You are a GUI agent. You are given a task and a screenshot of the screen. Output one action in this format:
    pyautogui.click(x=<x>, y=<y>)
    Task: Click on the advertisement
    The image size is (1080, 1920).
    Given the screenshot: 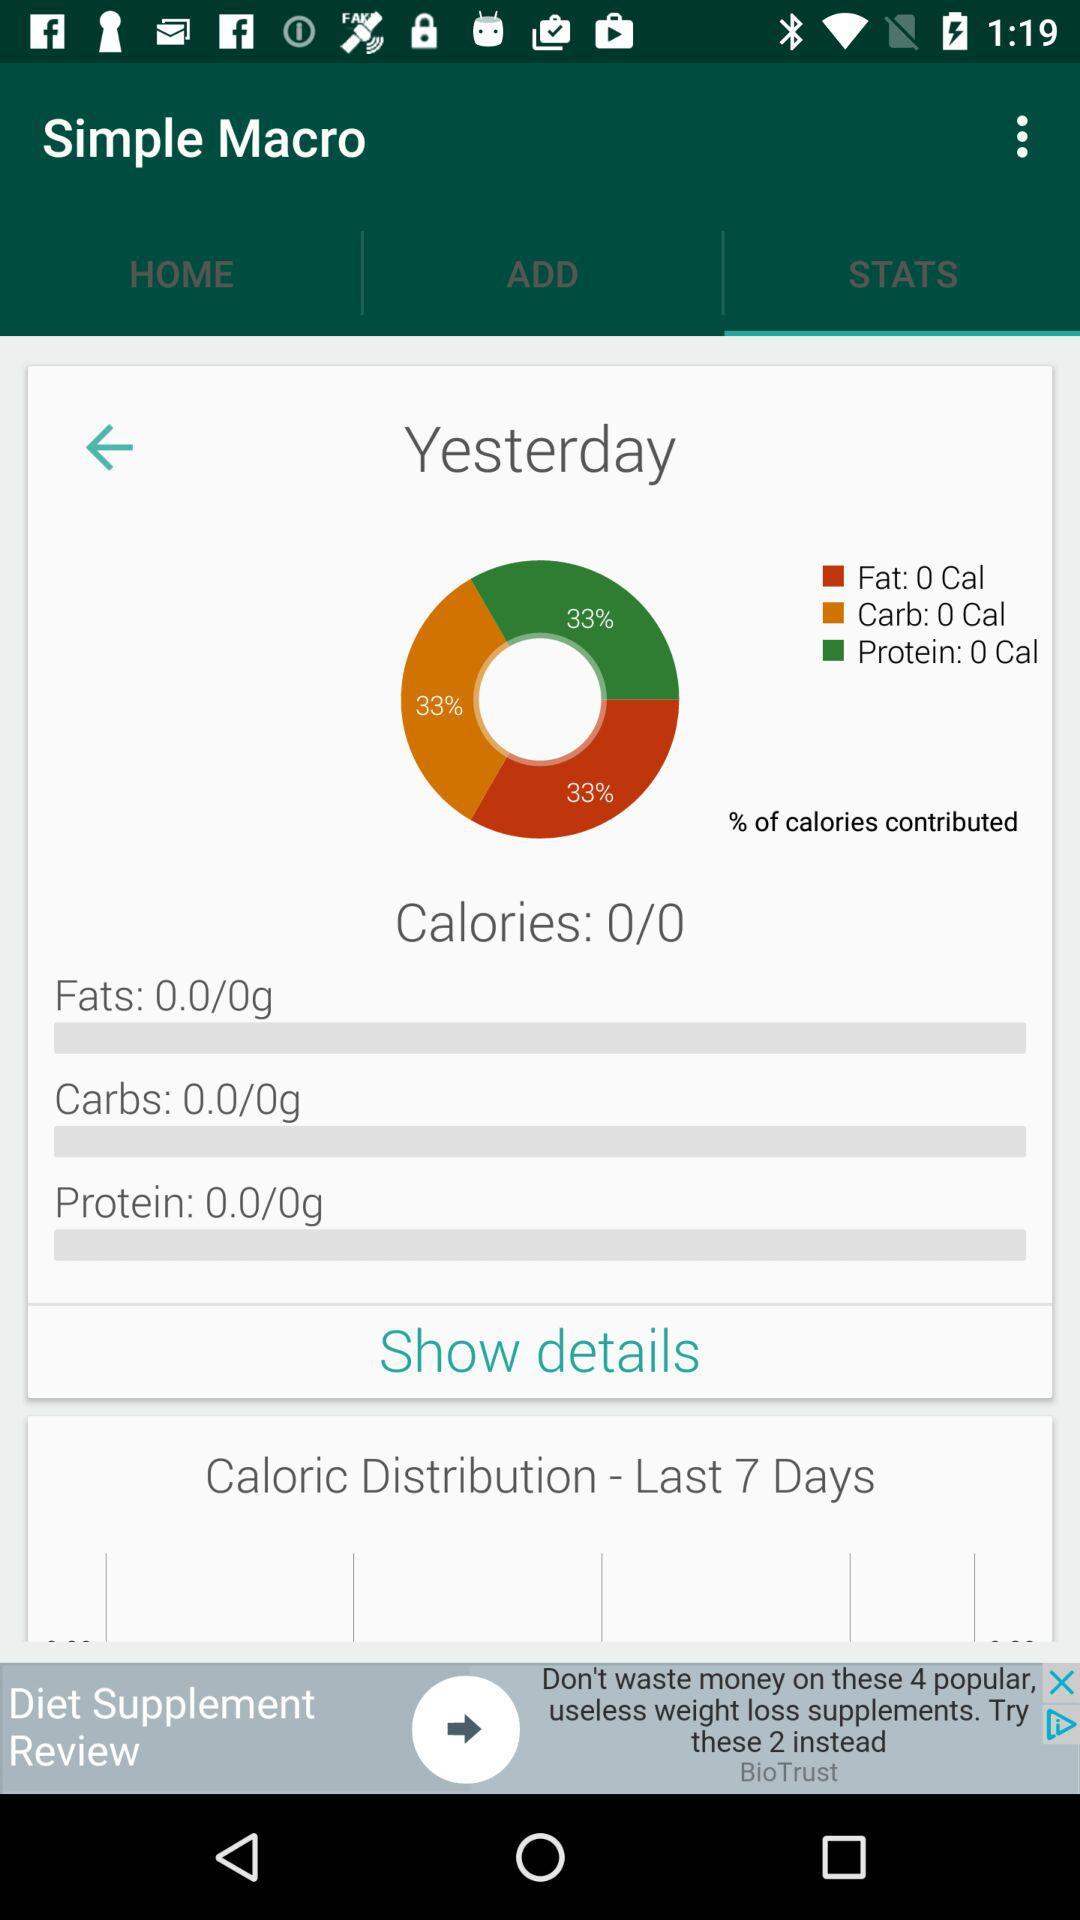 What is the action you would take?
    pyautogui.click(x=540, y=1727)
    